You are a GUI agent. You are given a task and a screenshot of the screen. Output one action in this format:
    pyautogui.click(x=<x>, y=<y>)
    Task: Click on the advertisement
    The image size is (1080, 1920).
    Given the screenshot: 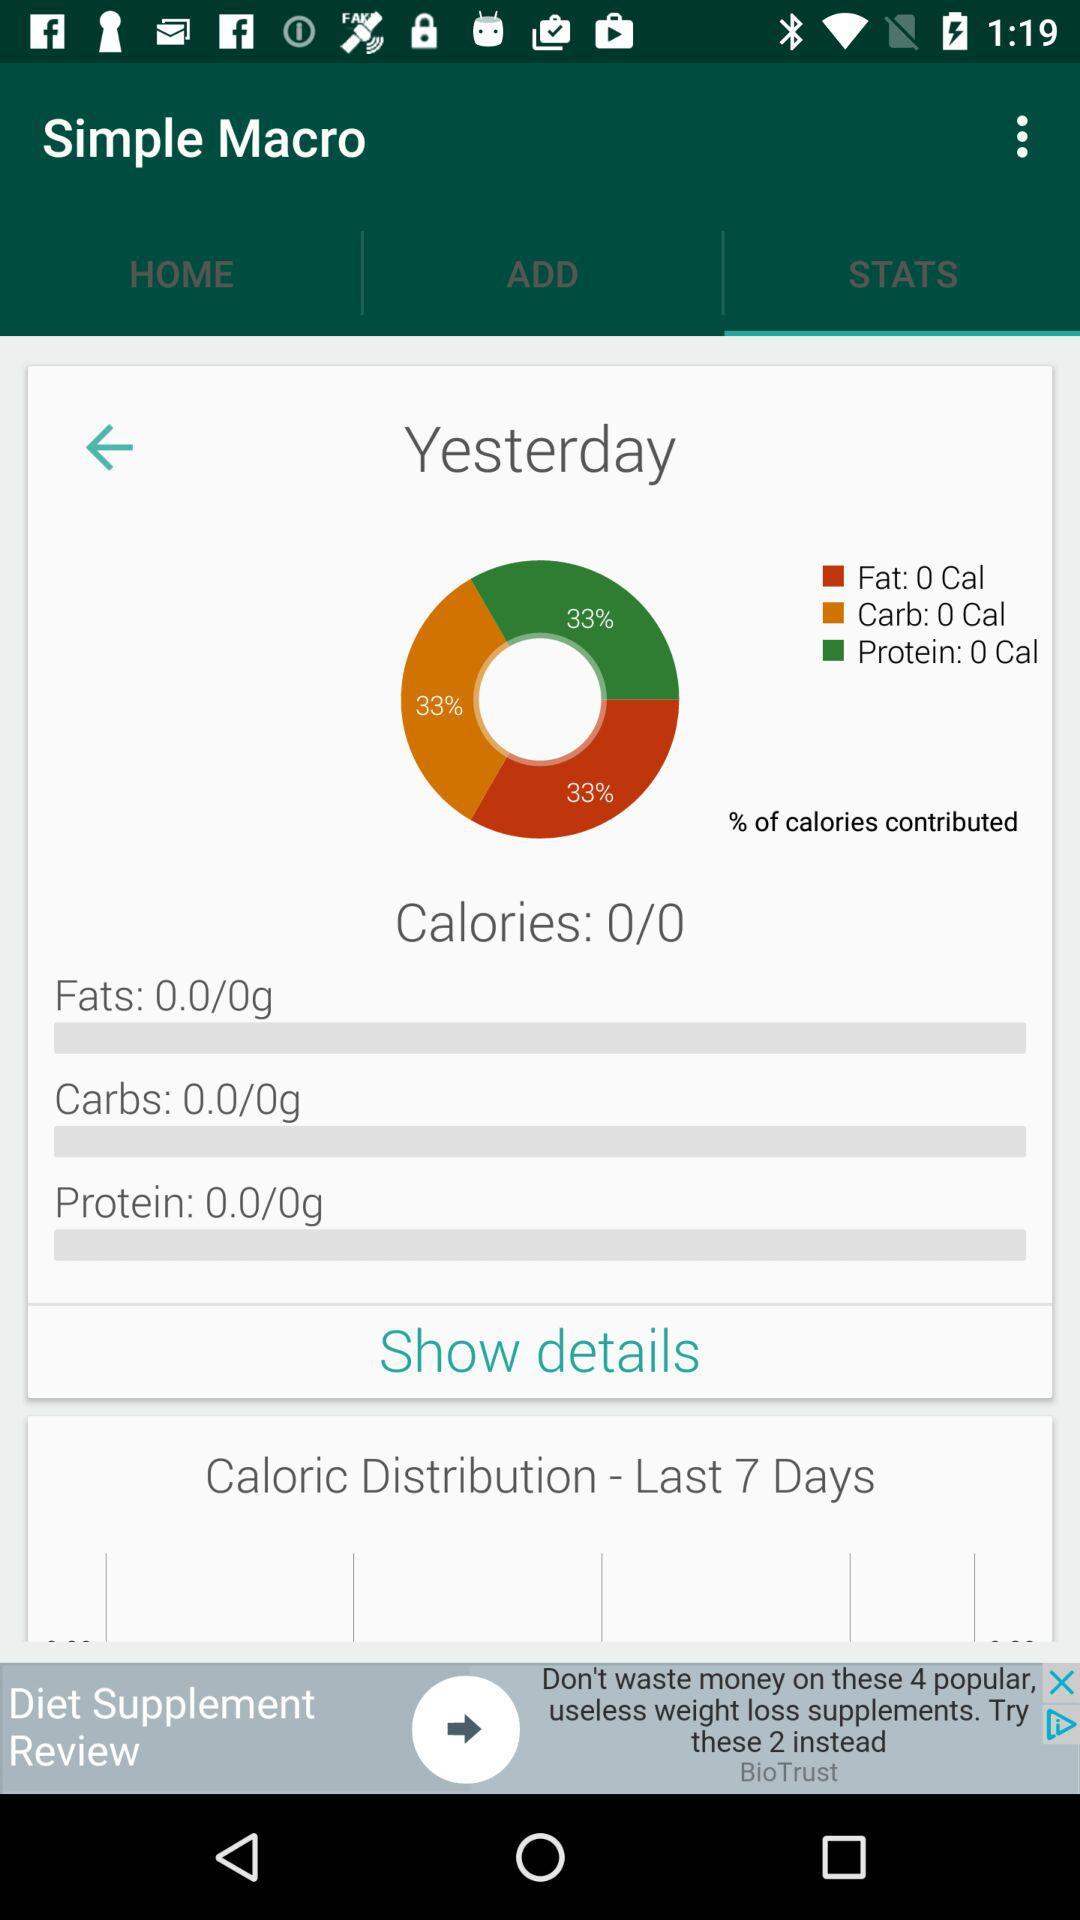 What is the action you would take?
    pyautogui.click(x=540, y=1727)
    